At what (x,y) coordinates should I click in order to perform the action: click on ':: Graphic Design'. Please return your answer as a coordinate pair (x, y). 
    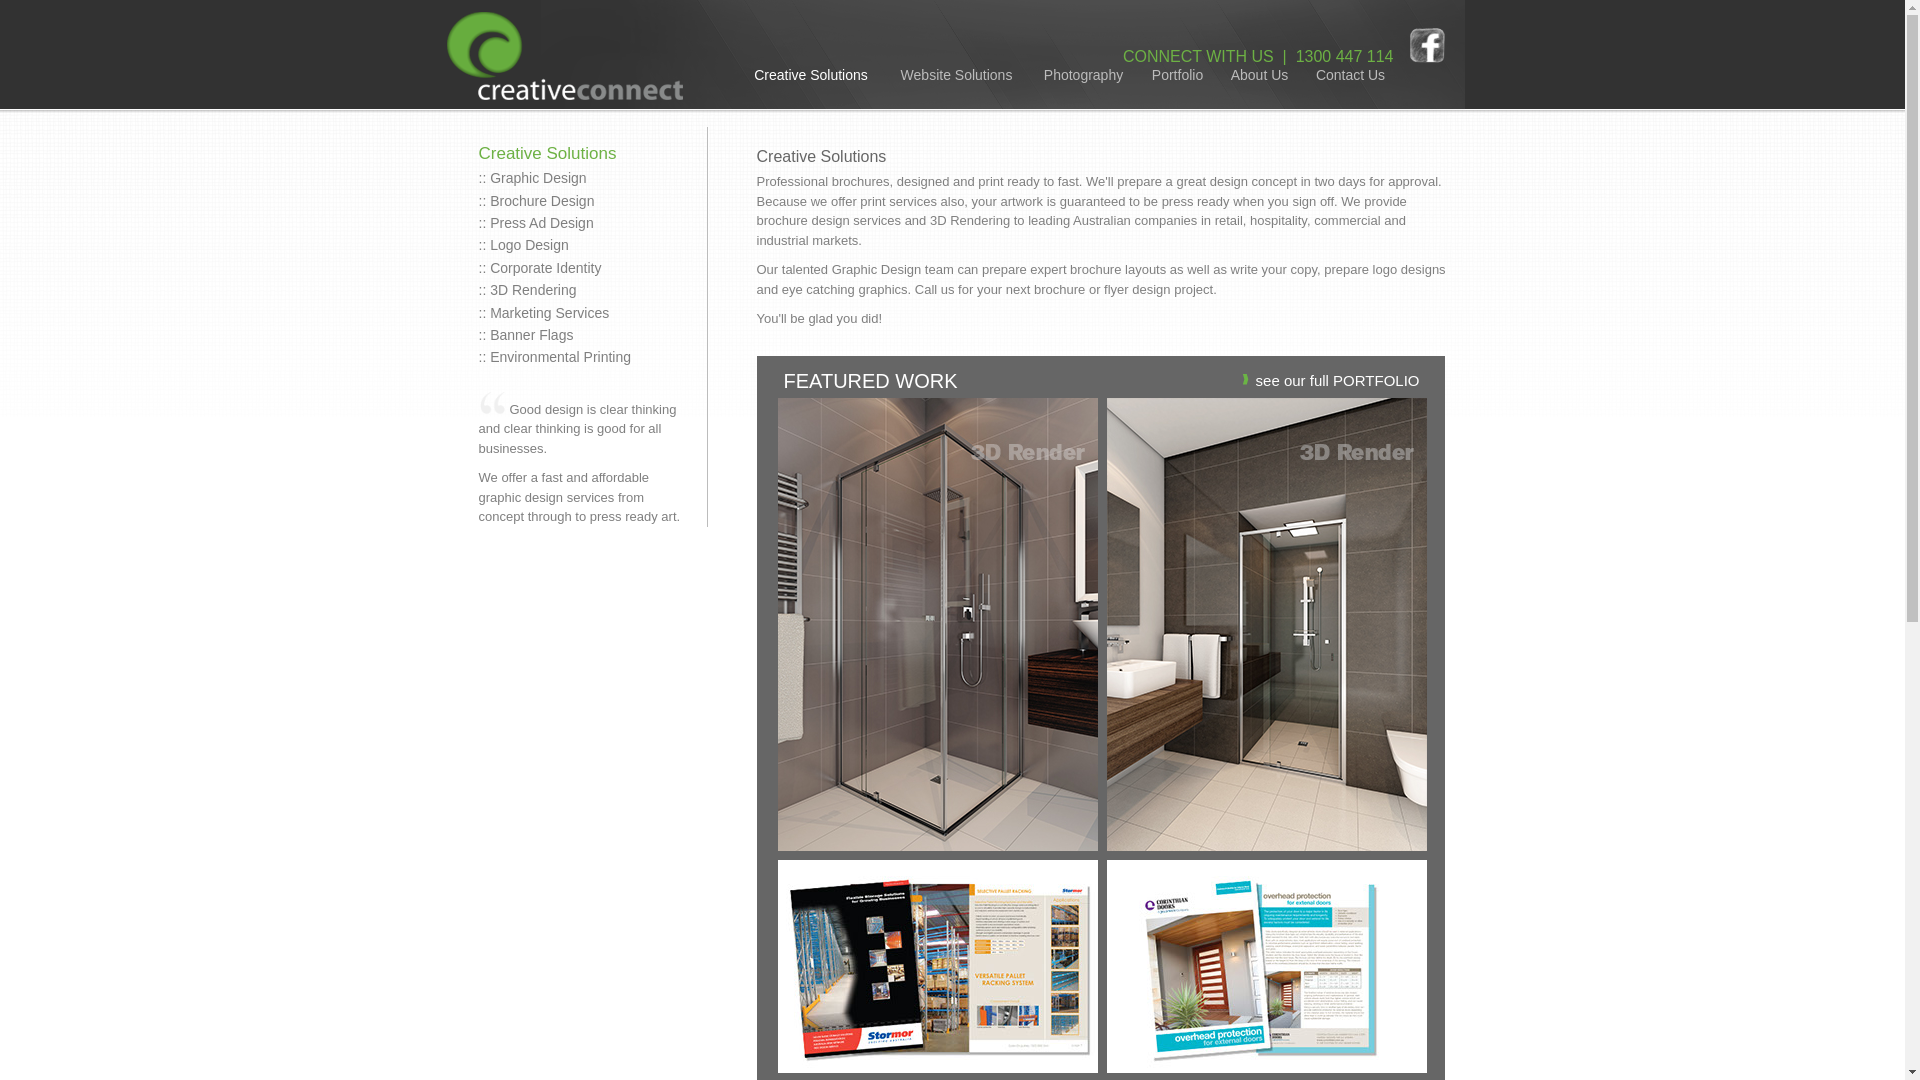
    Looking at the image, I should click on (477, 176).